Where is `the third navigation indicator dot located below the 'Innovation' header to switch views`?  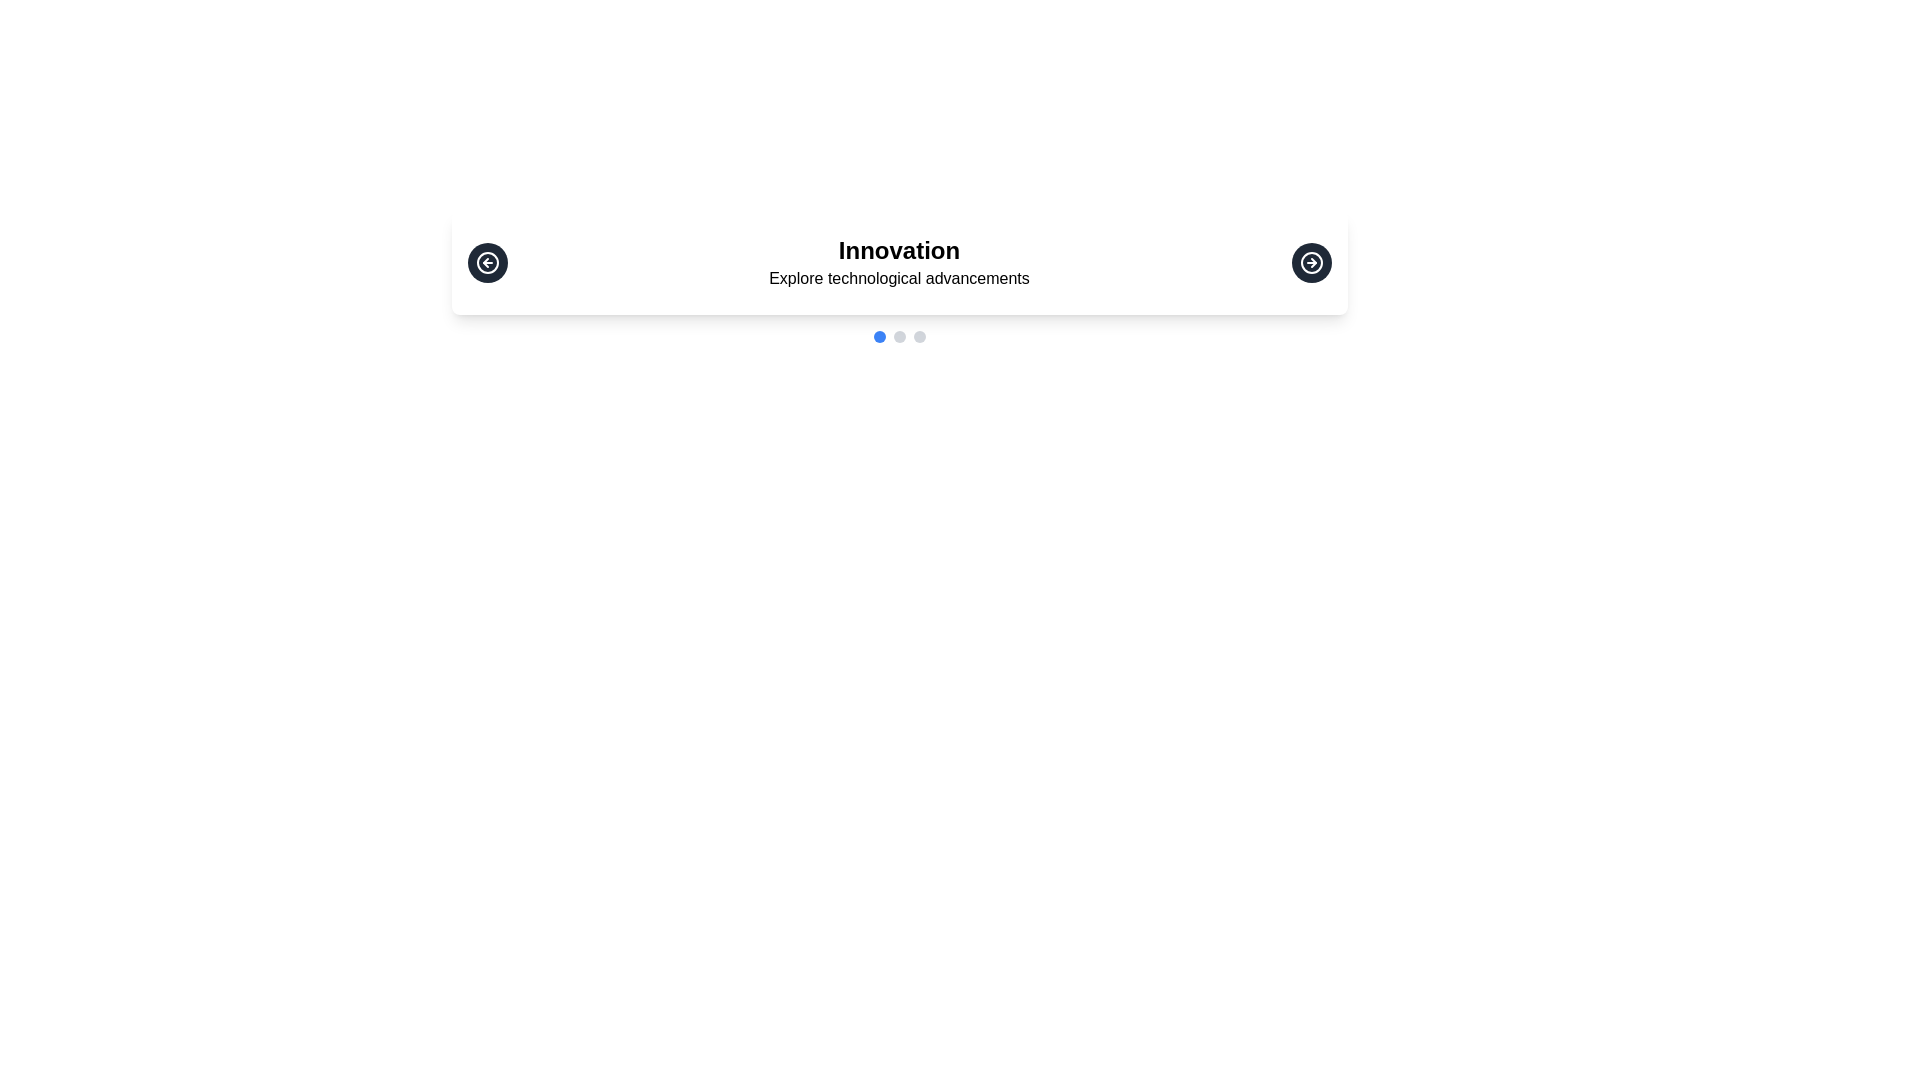
the third navigation indicator dot located below the 'Innovation' header to switch views is located at coordinates (918, 335).